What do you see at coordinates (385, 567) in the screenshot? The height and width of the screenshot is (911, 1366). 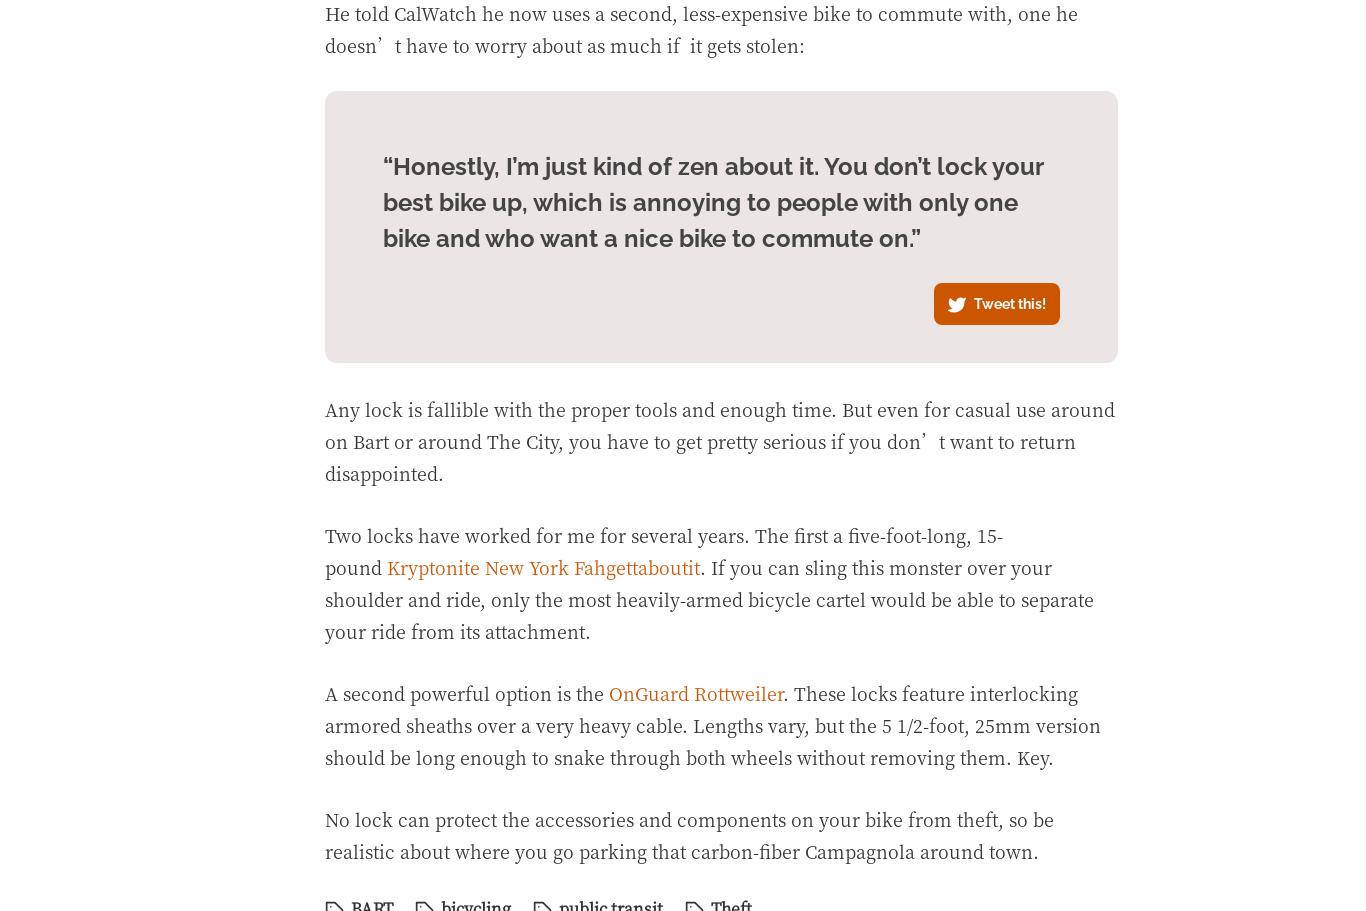 I see `'Kryptonite New York Fahgettaboutit'` at bounding box center [385, 567].